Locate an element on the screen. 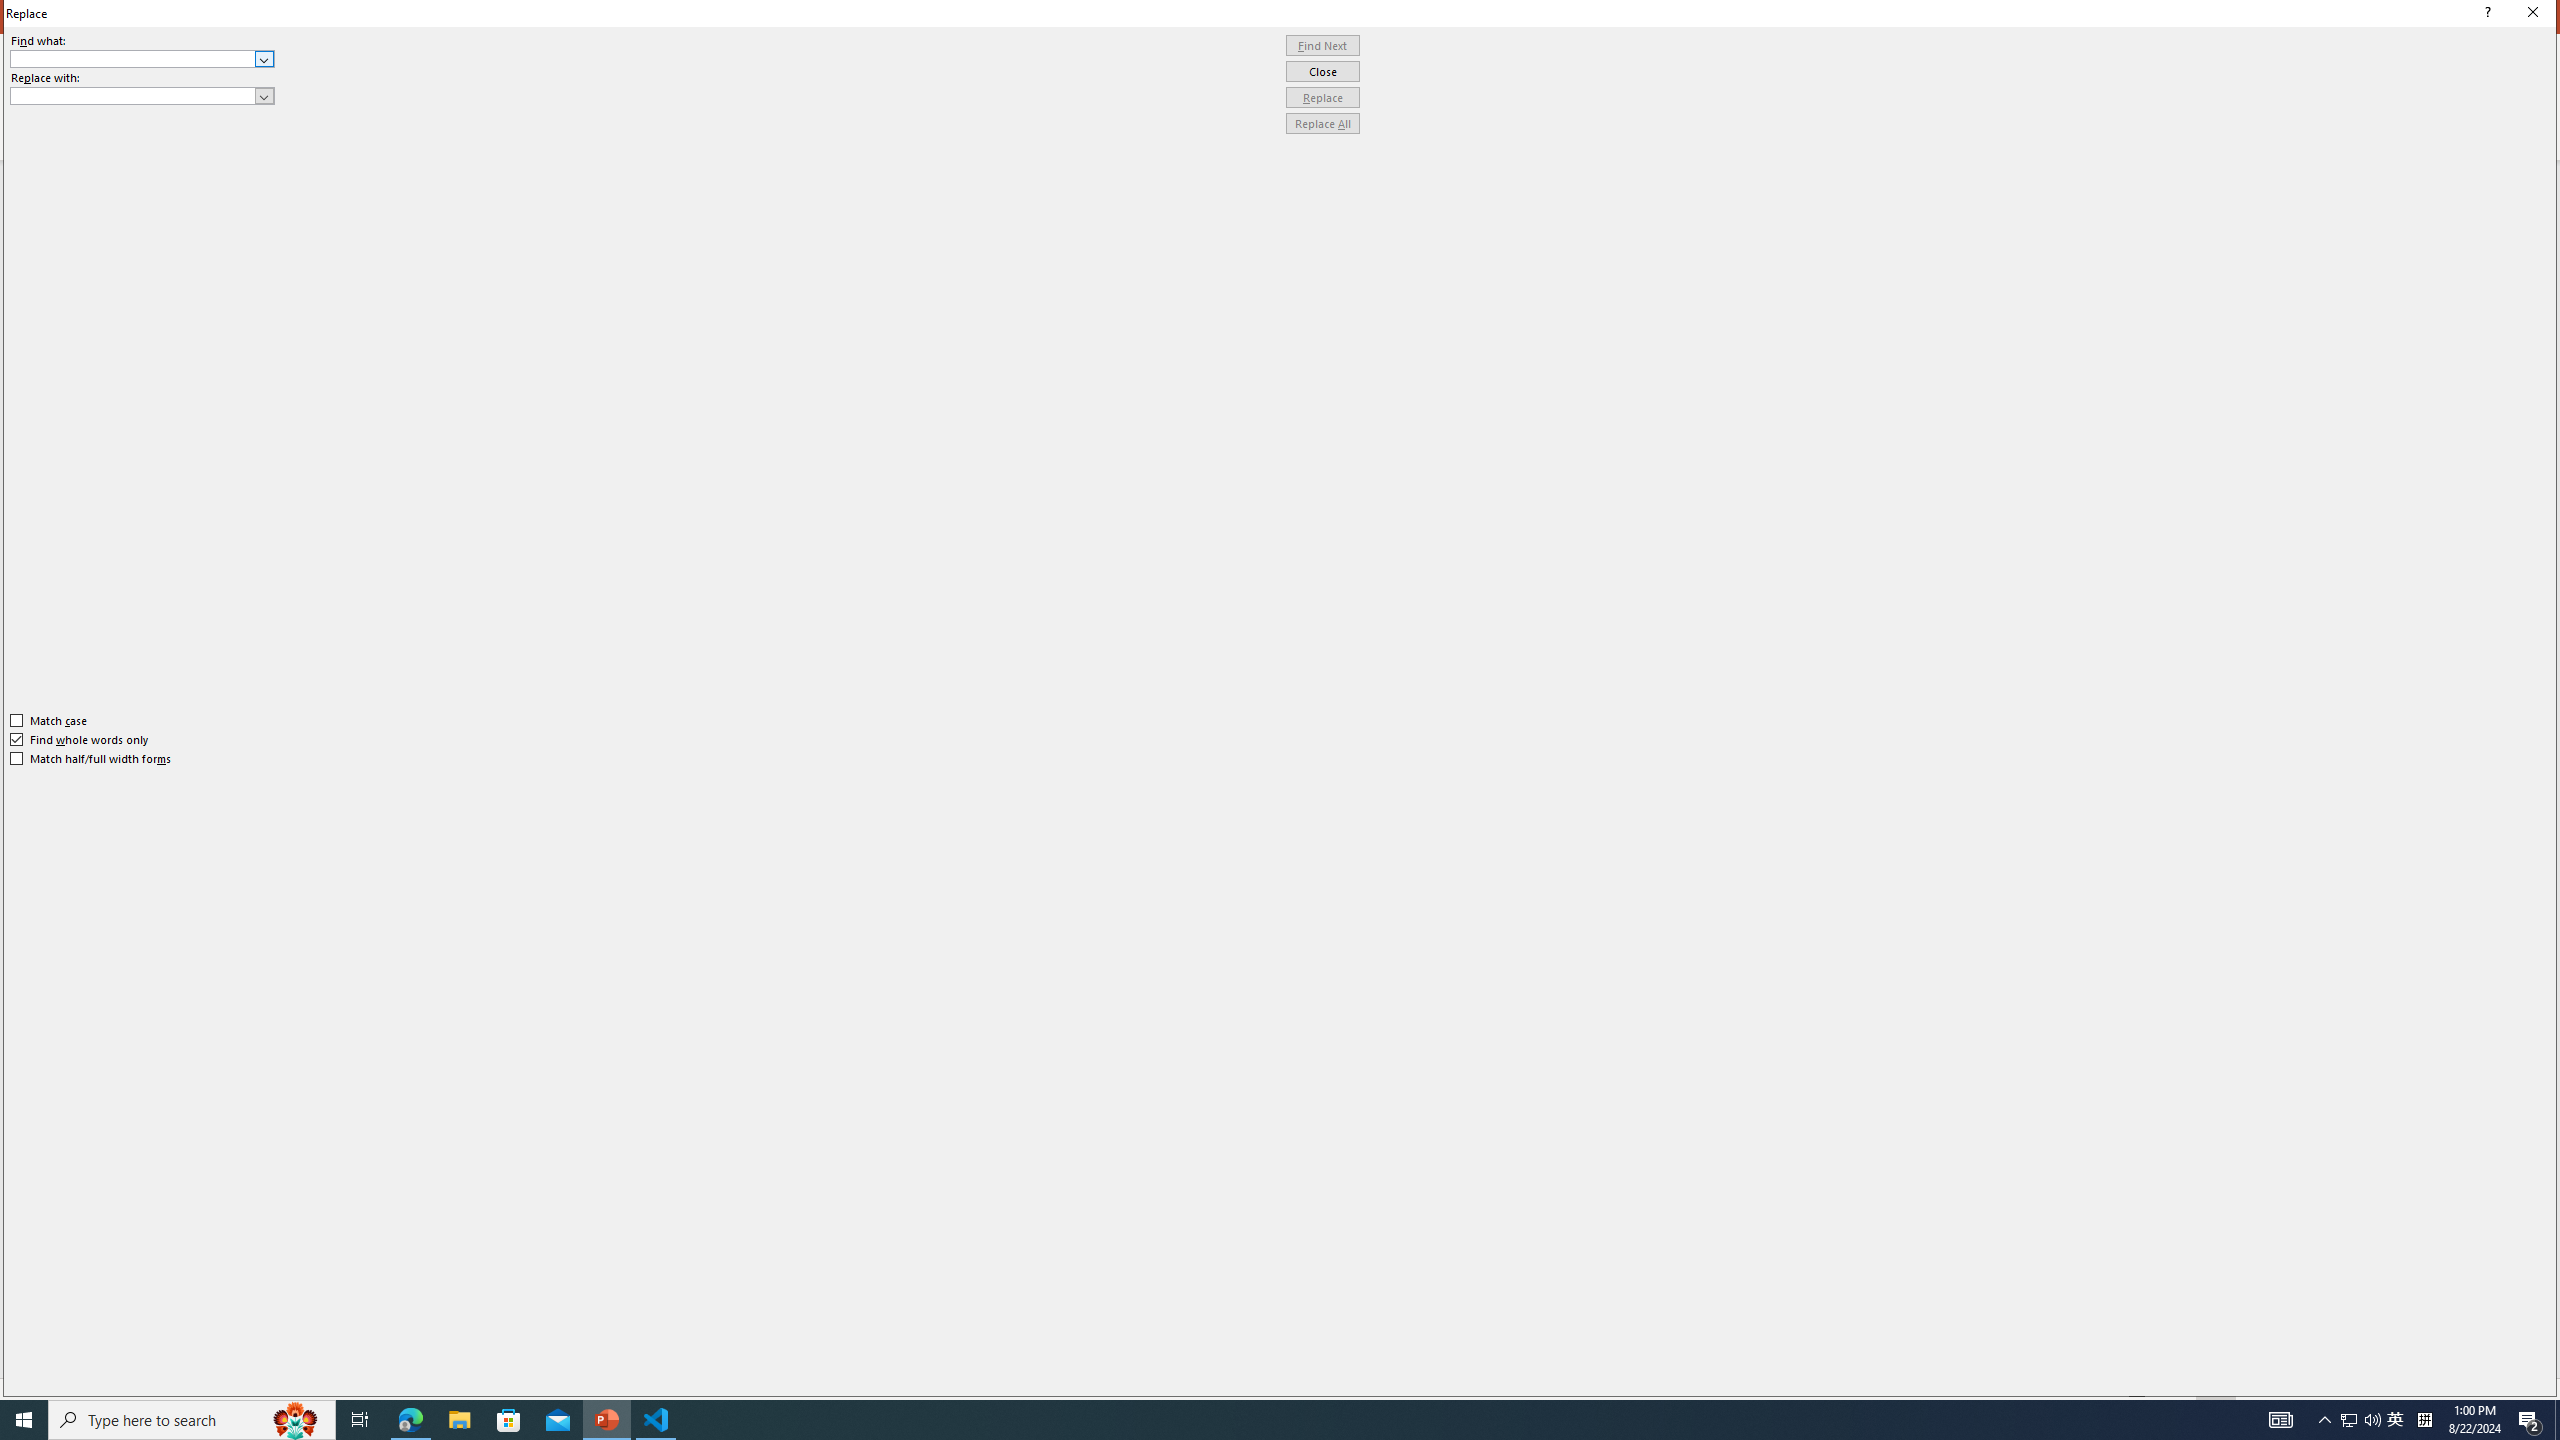 The image size is (2560, 1440). 'Find what' is located at coordinates (133, 58).